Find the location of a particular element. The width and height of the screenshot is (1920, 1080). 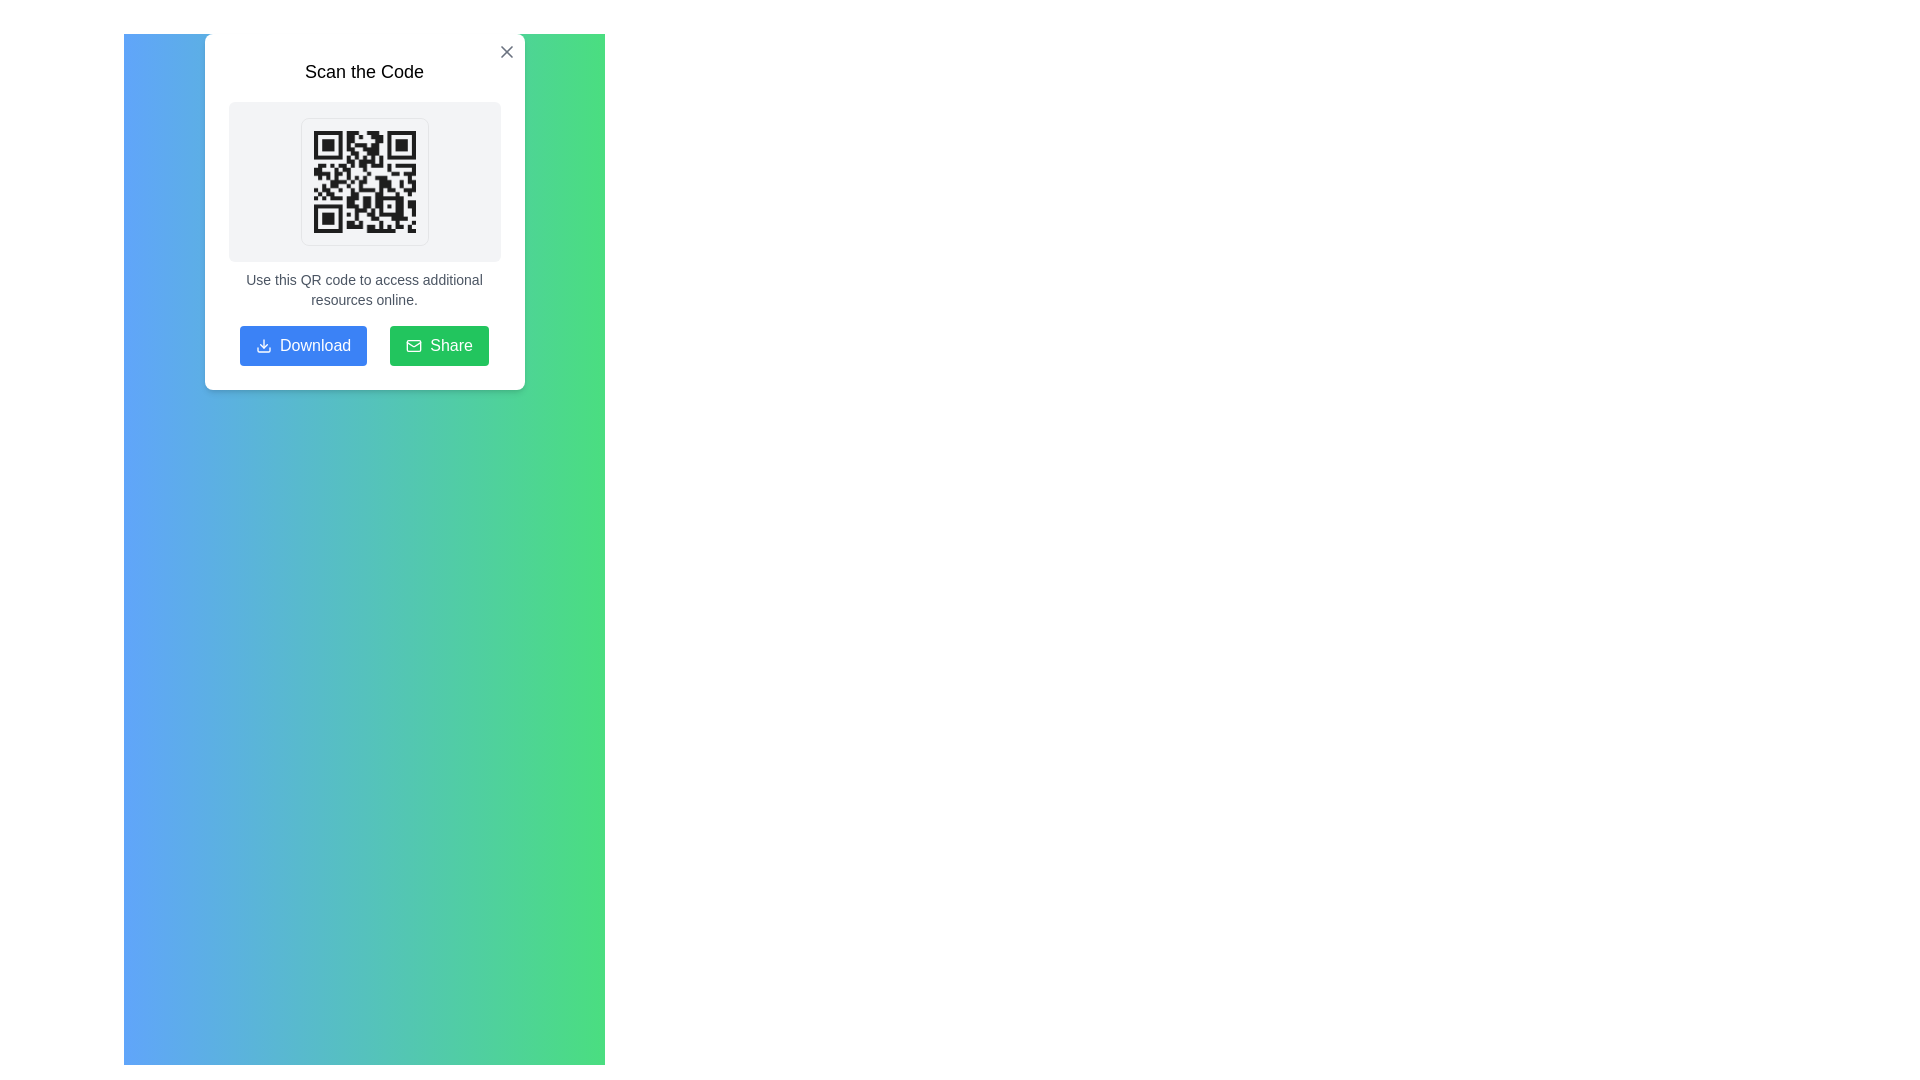

the text block that reads 'Use this QR code is located at coordinates (364, 289).